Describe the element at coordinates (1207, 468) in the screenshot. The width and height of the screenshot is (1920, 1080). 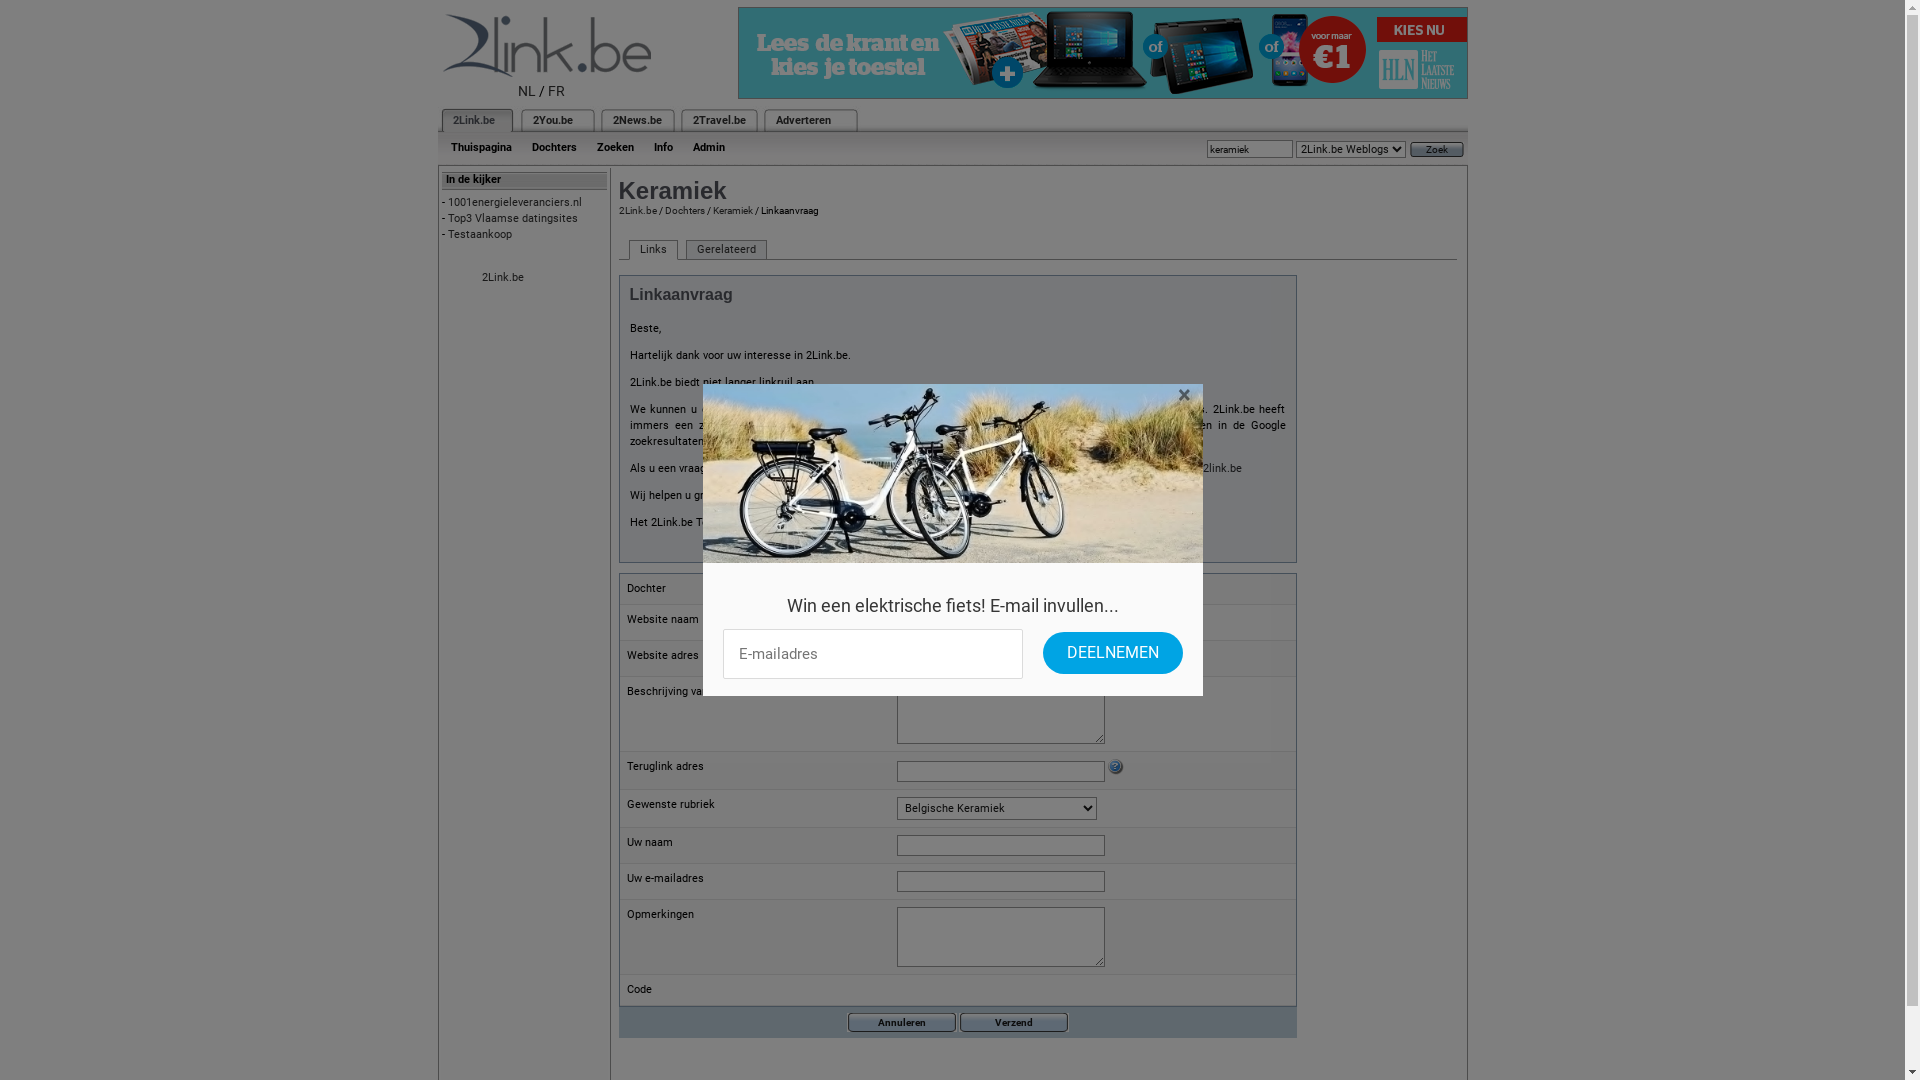
I see `'info@2link.be'` at that location.